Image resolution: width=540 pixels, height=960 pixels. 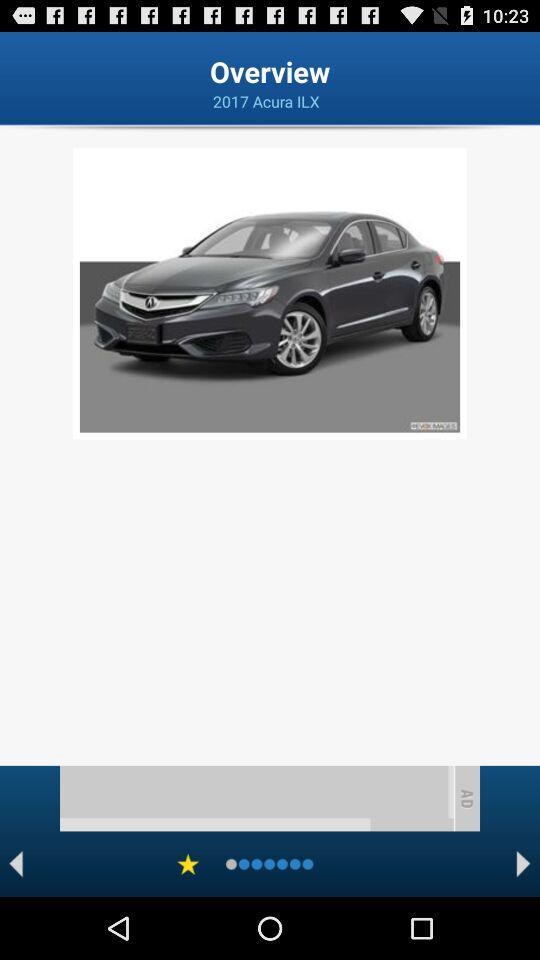 What do you see at coordinates (188, 863) in the screenshot?
I see `rate the car` at bounding box center [188, 863].